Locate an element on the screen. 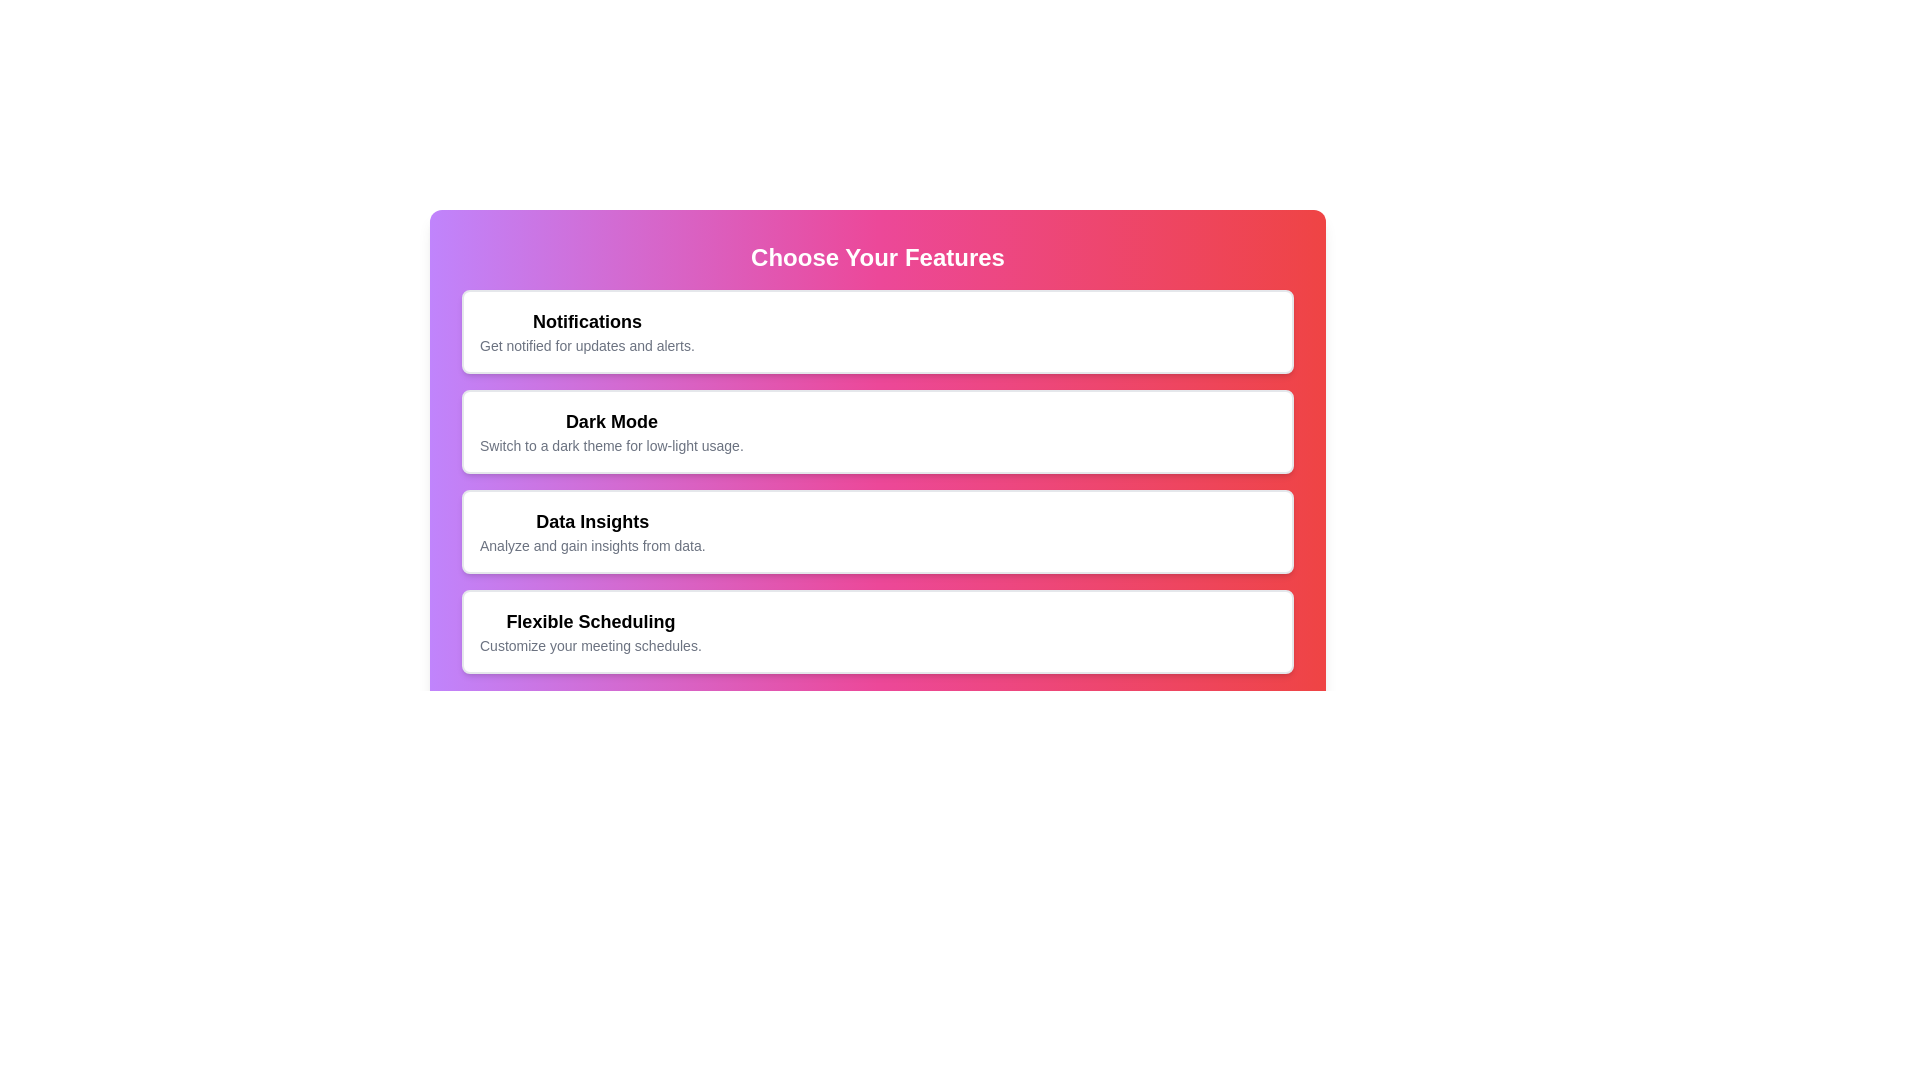 The image size is (1920, 1080). the static text that reads 'Customize your meeting schedules.', which is styled in gray and located beneath the 'Flexible Scheduling' heading within the feature cards is located at coordinates (589, 645).